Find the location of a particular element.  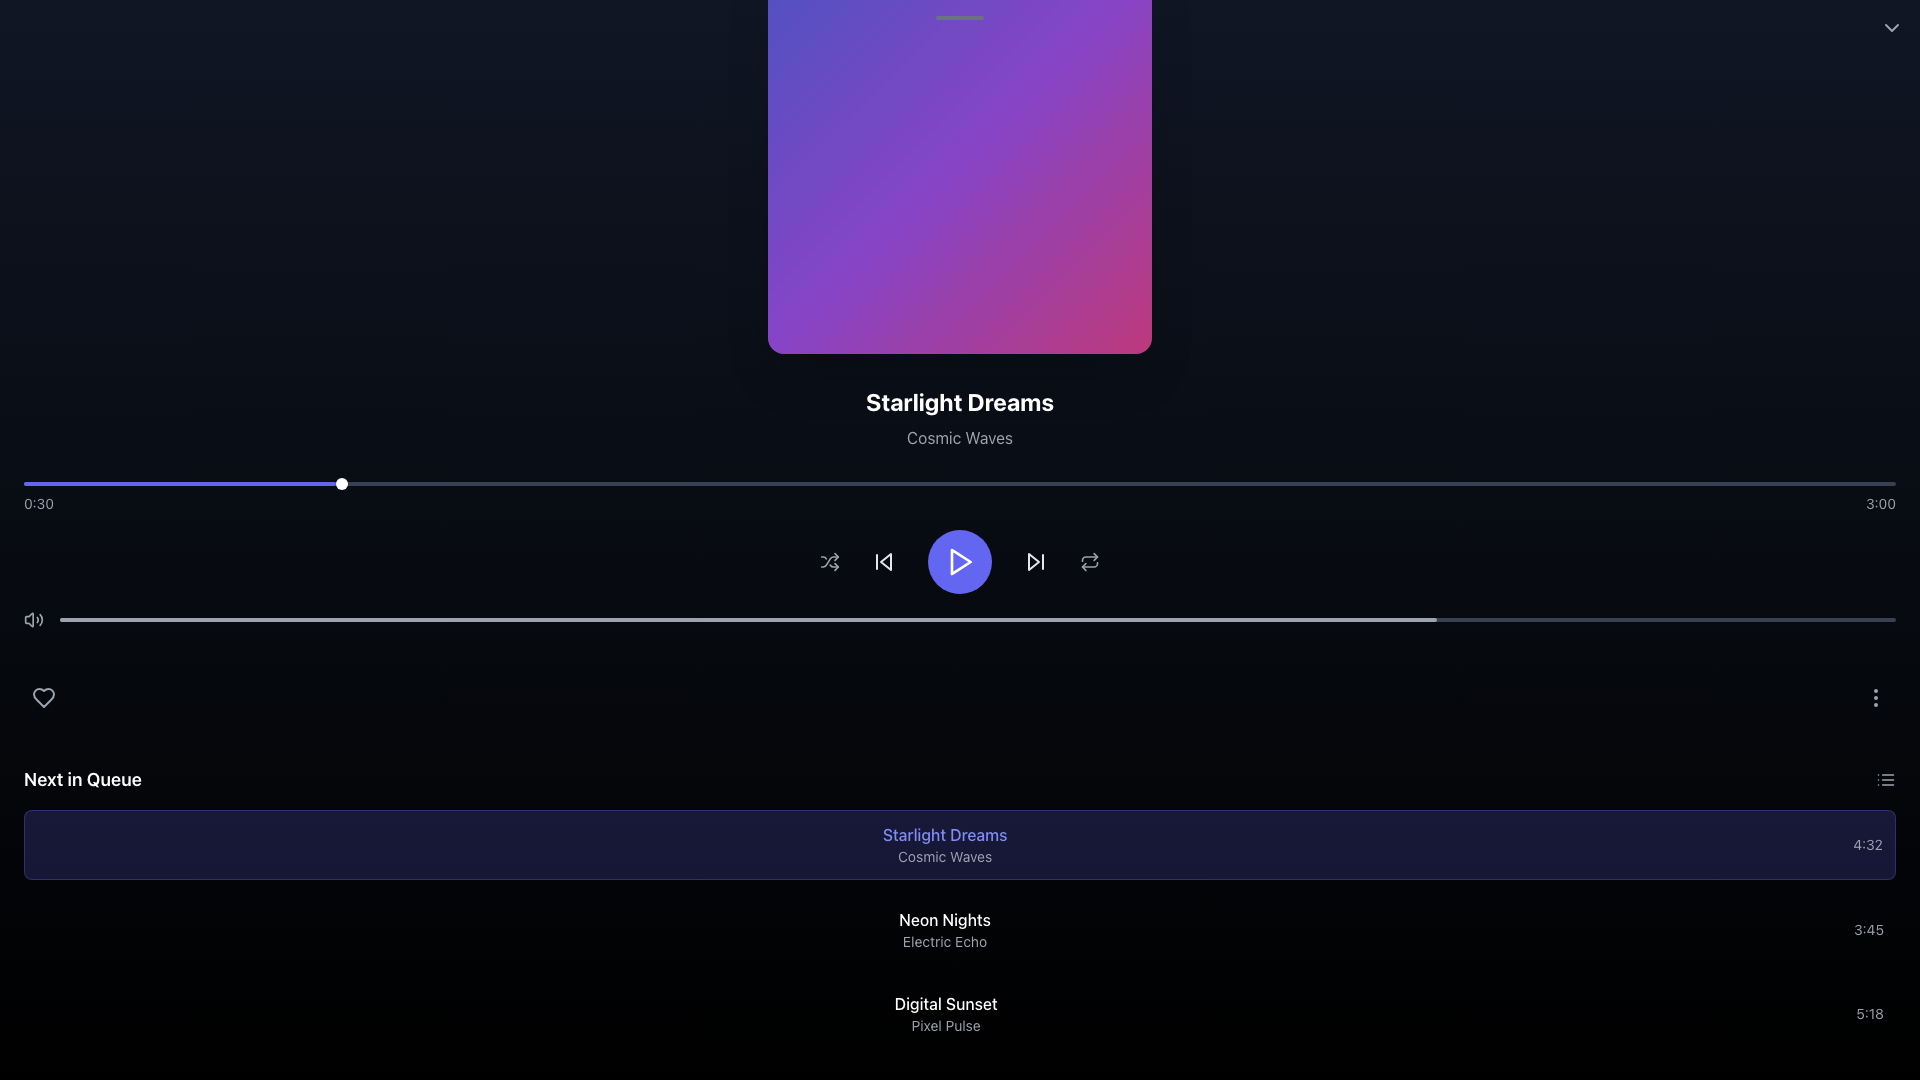

the playback progress is located at coordinates (500, 619).